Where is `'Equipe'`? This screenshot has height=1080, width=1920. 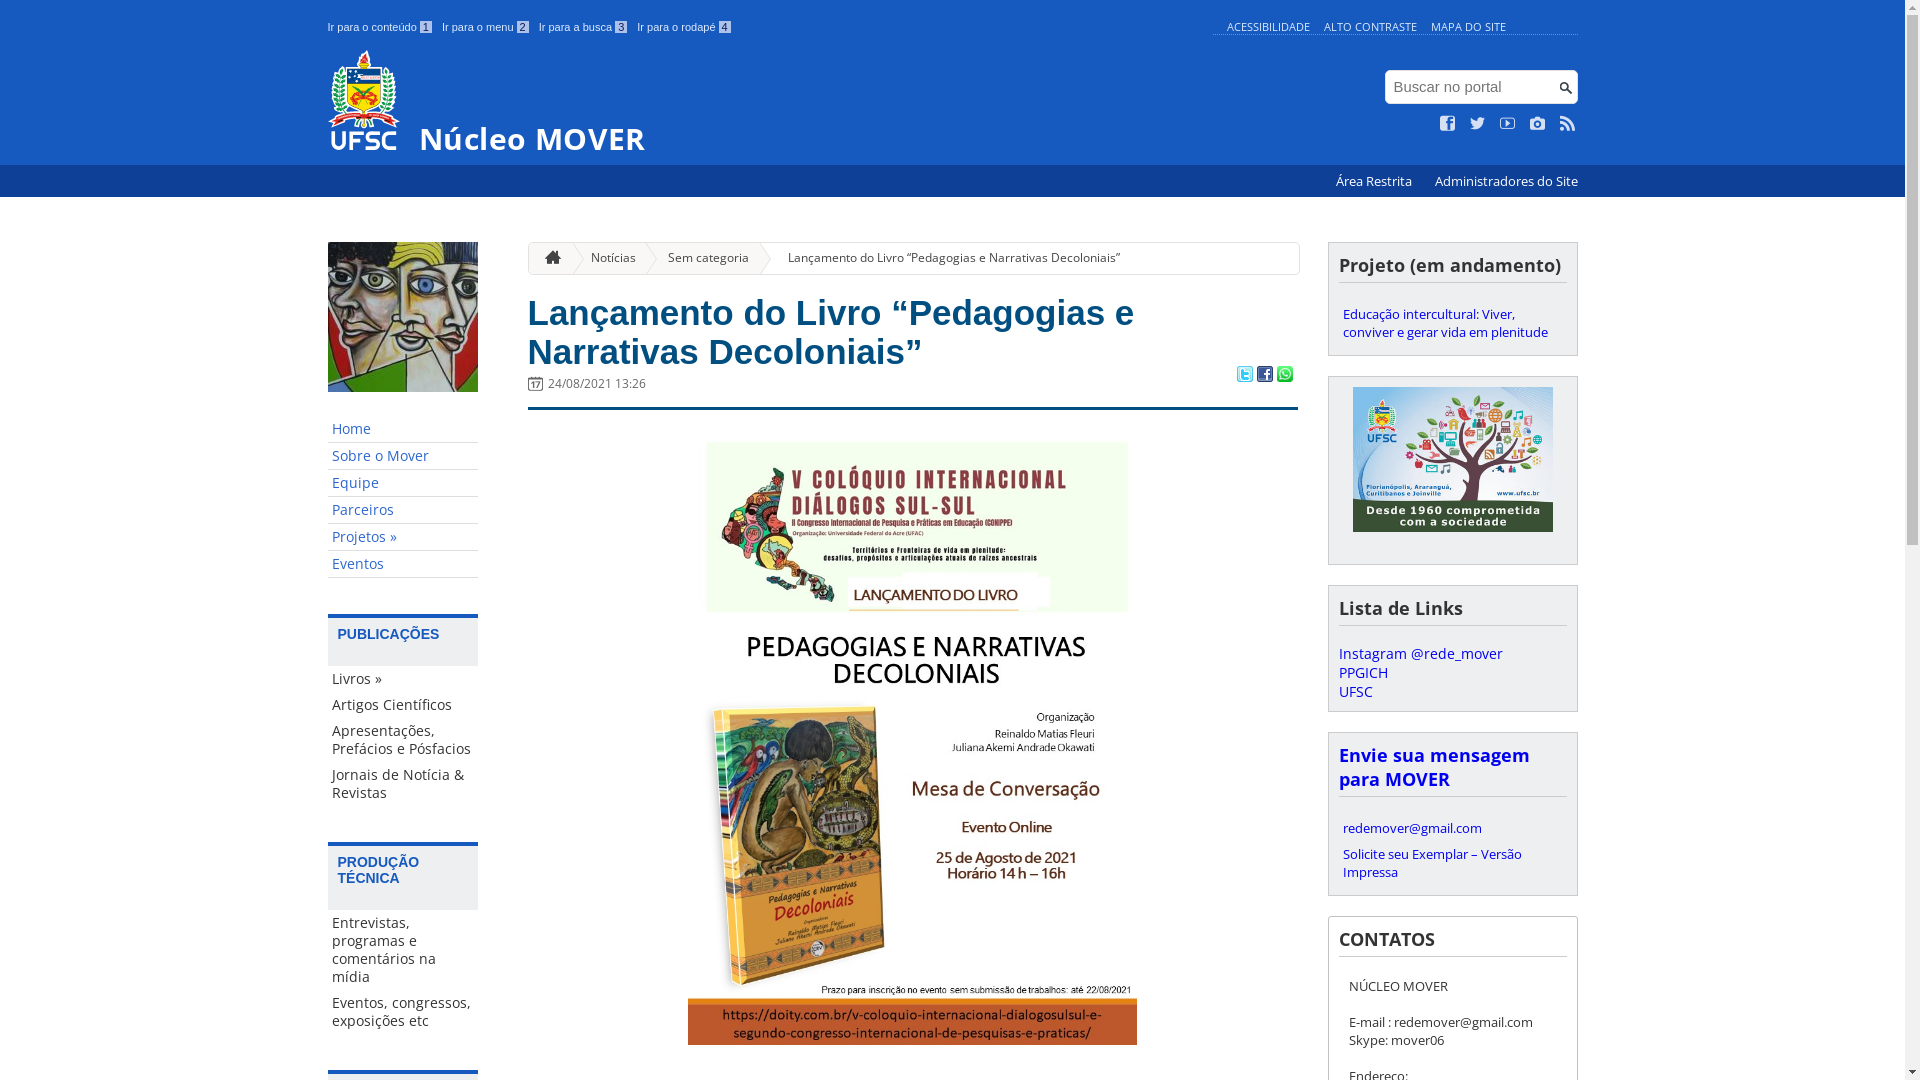 'Equipe' is located at coordinates (402, 483).